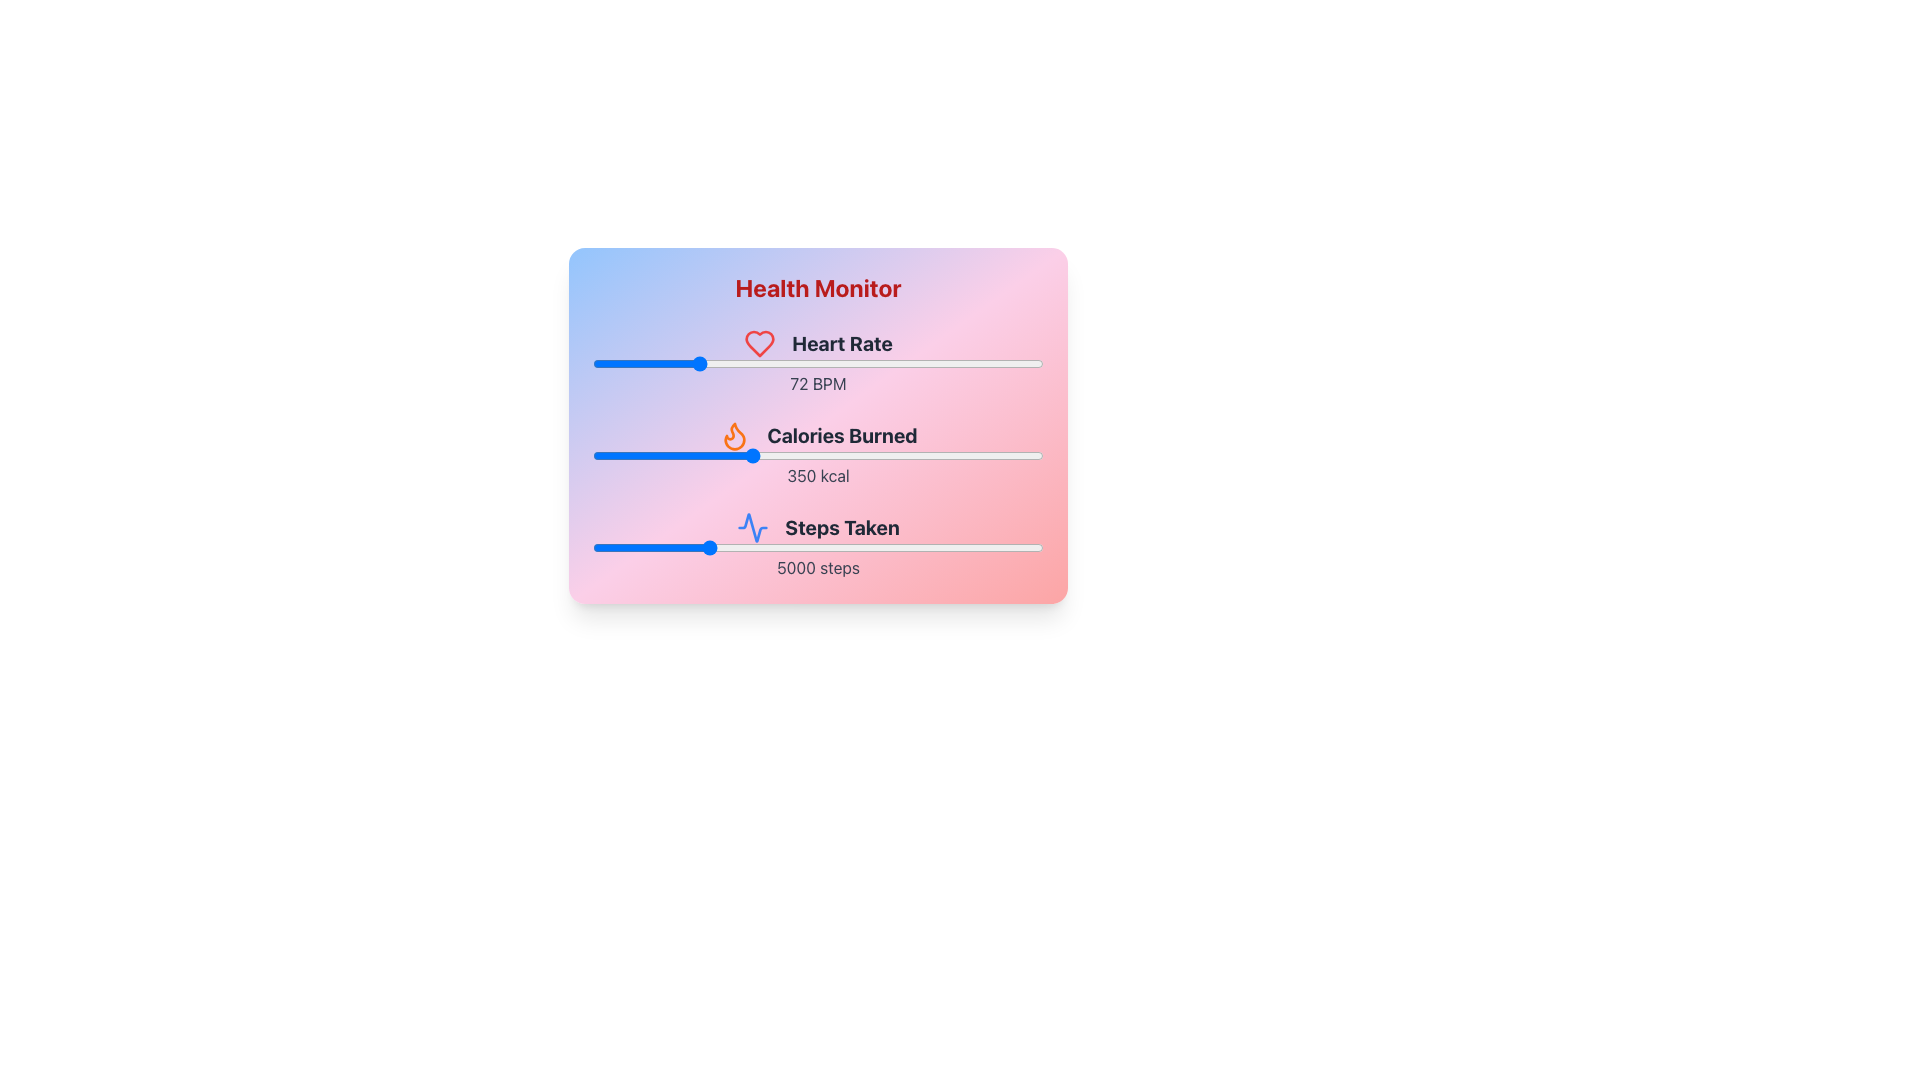 The width and height of the screenshot is (1920, 1080). Describe the element at coordinates (925, 455) in the screenshot. I see `calories burned` at that location.